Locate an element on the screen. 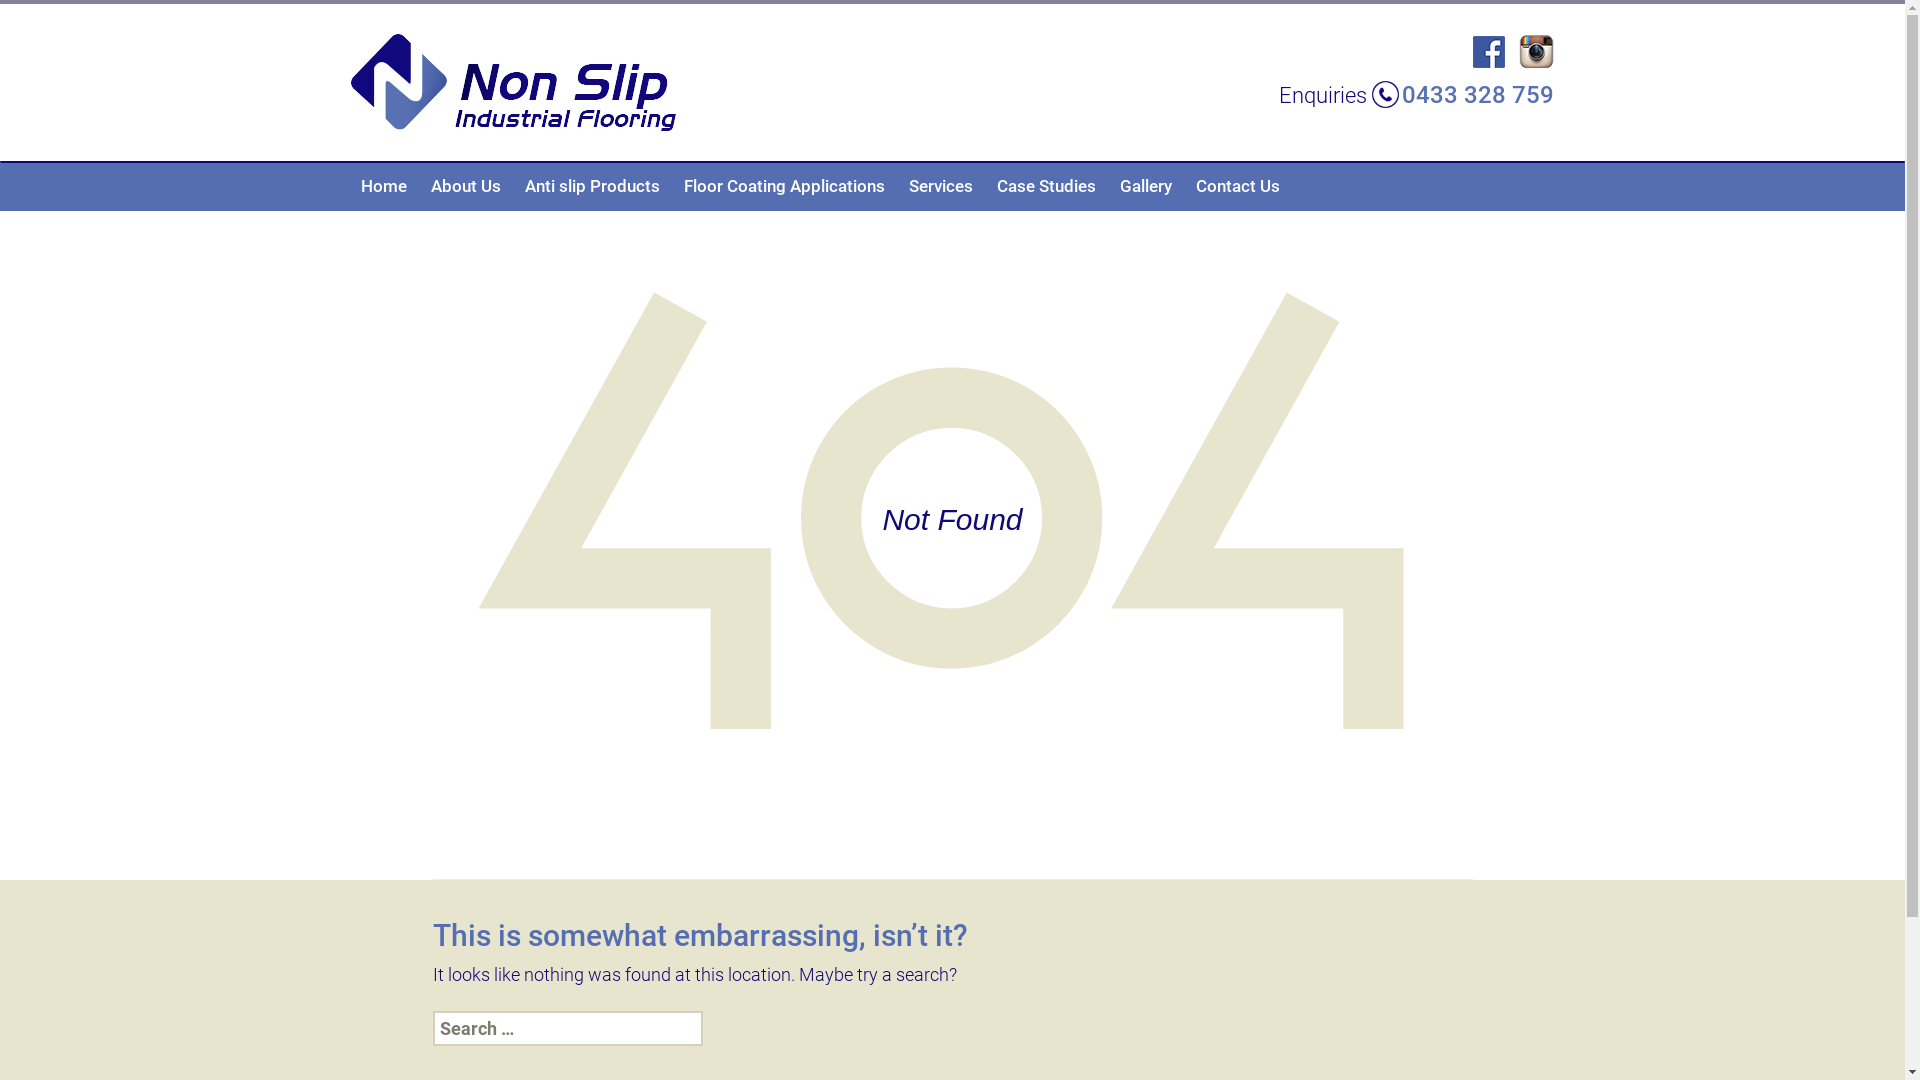  'Search for:' is located at coordinates (565, 1028).